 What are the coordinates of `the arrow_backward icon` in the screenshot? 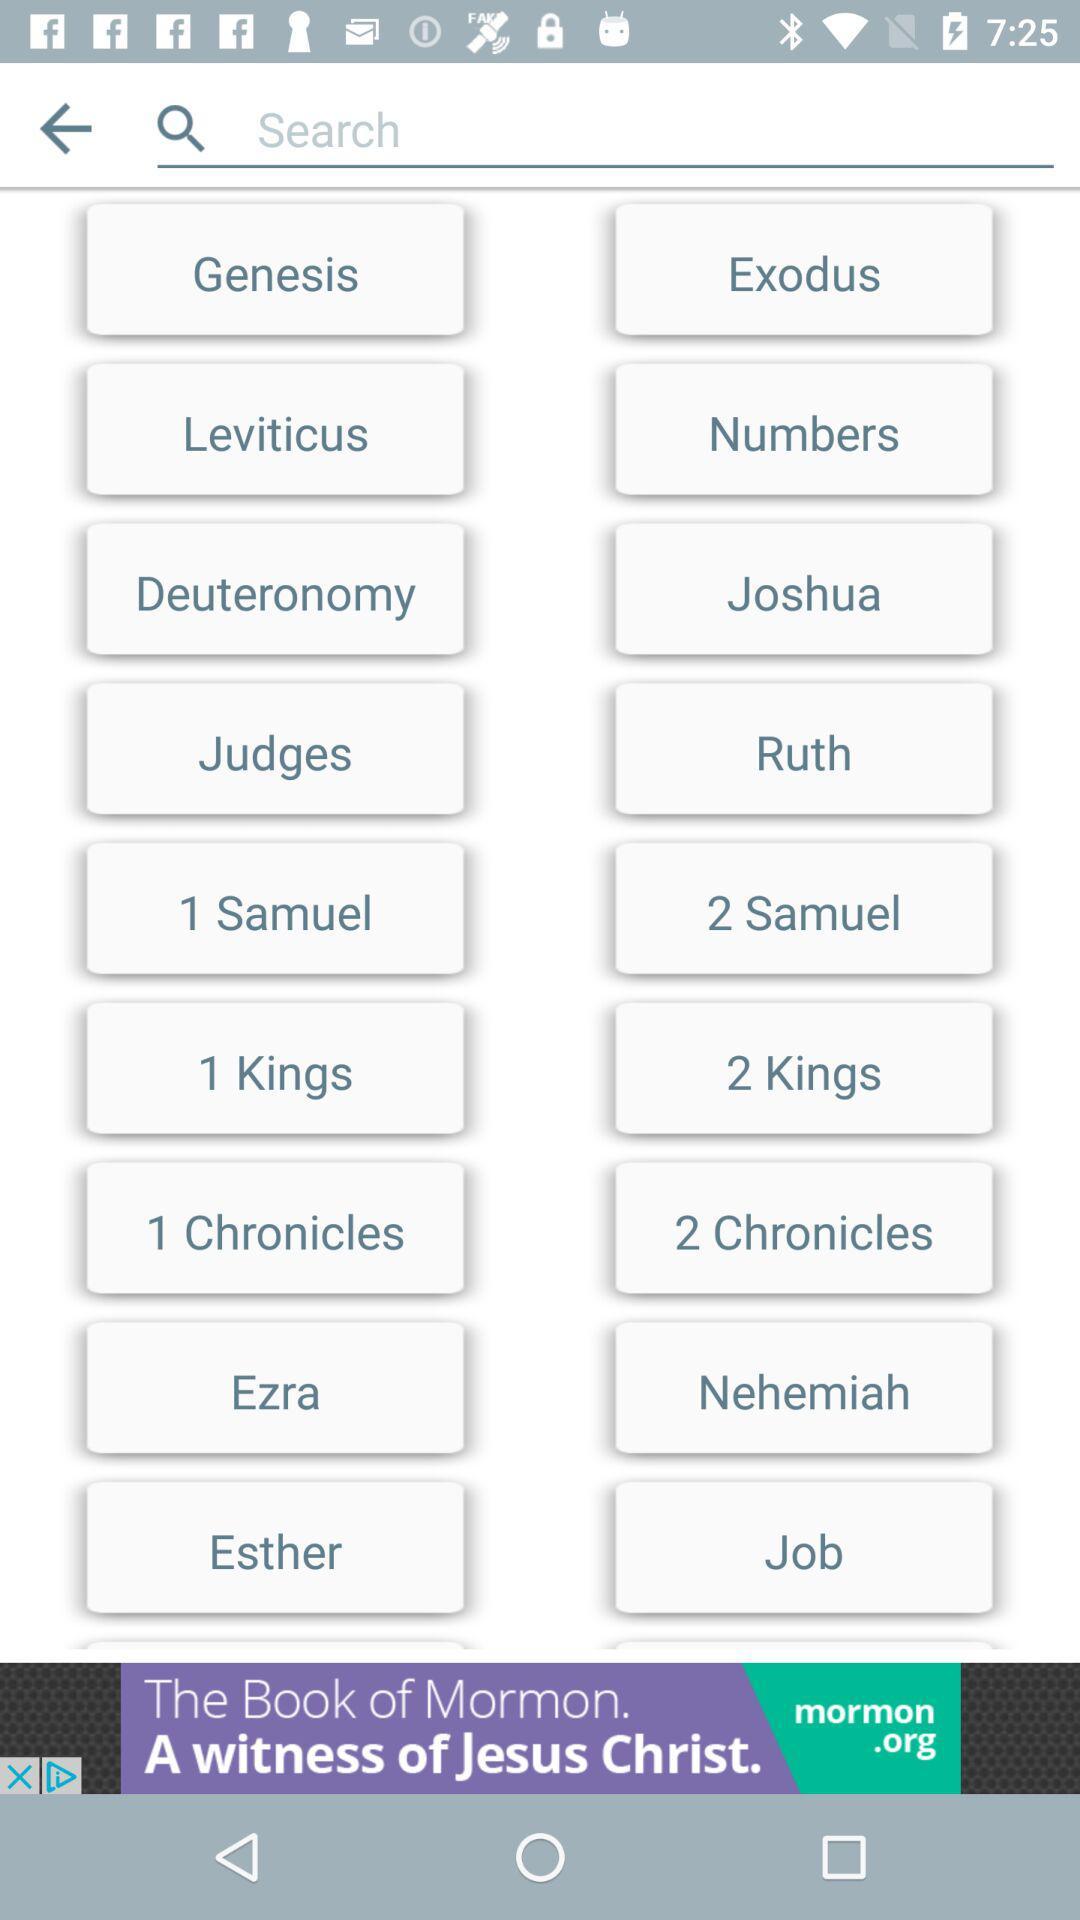 It's located at (64, 127).